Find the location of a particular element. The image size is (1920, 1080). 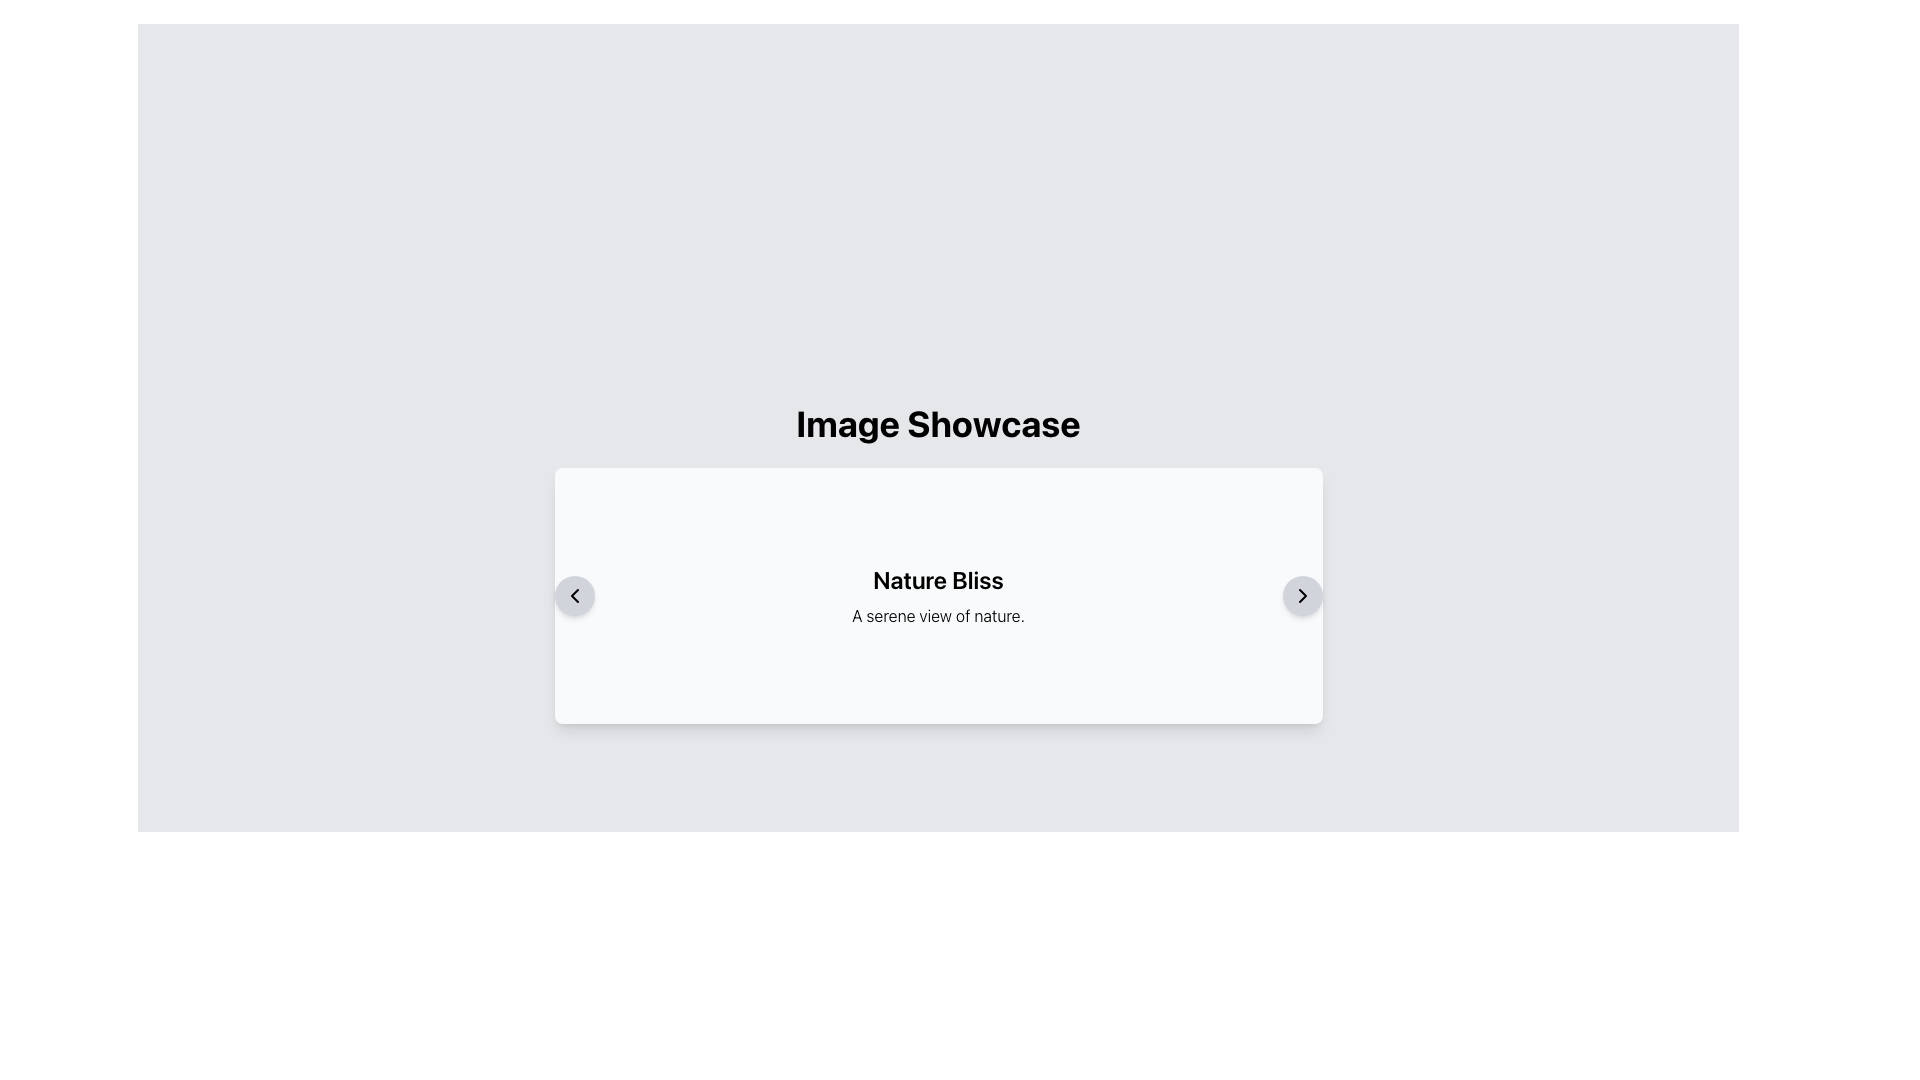

the Chevron Right Icon located at the center of the circular area on the far-right edge of the 'Nature Bliss' card is located at coordinates (1302, 595).